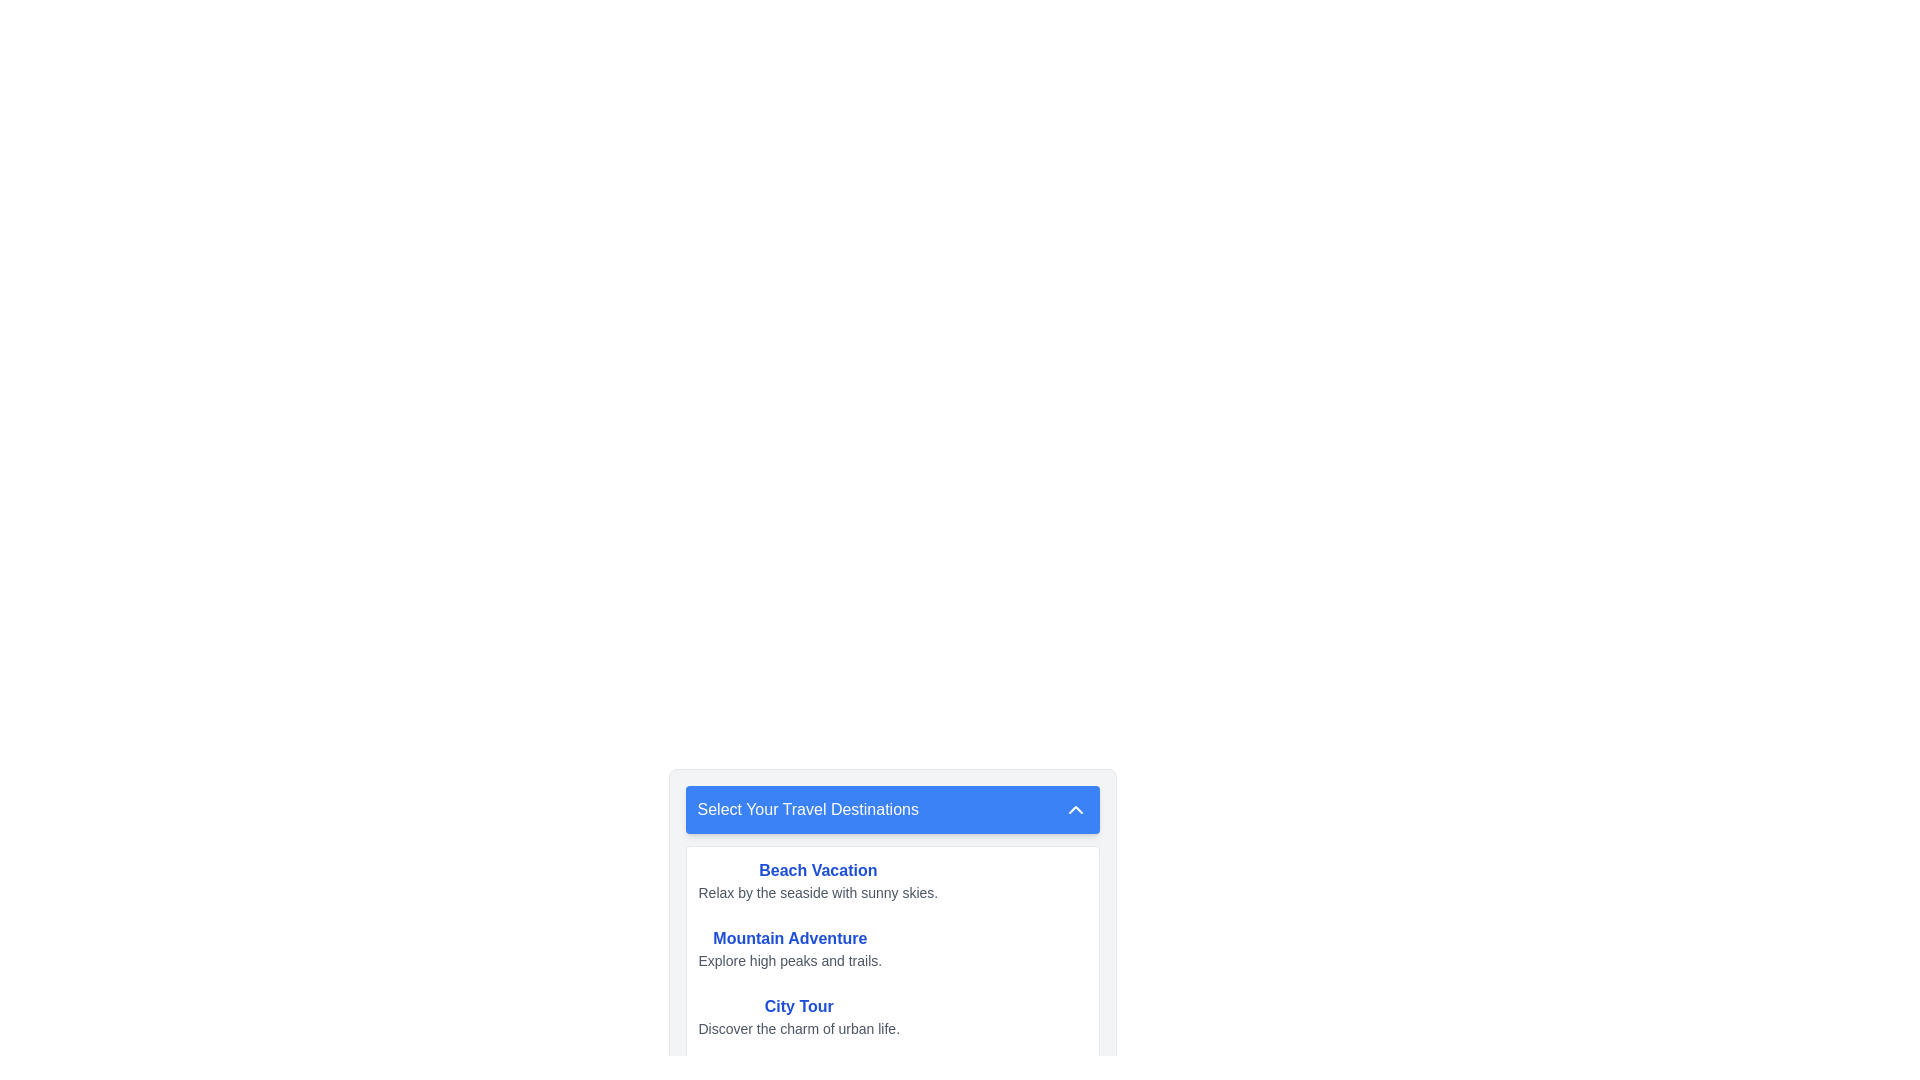  I want to click on the vibrant blue button labeled 'Select Your Travel Destinations', so click(891, 810).